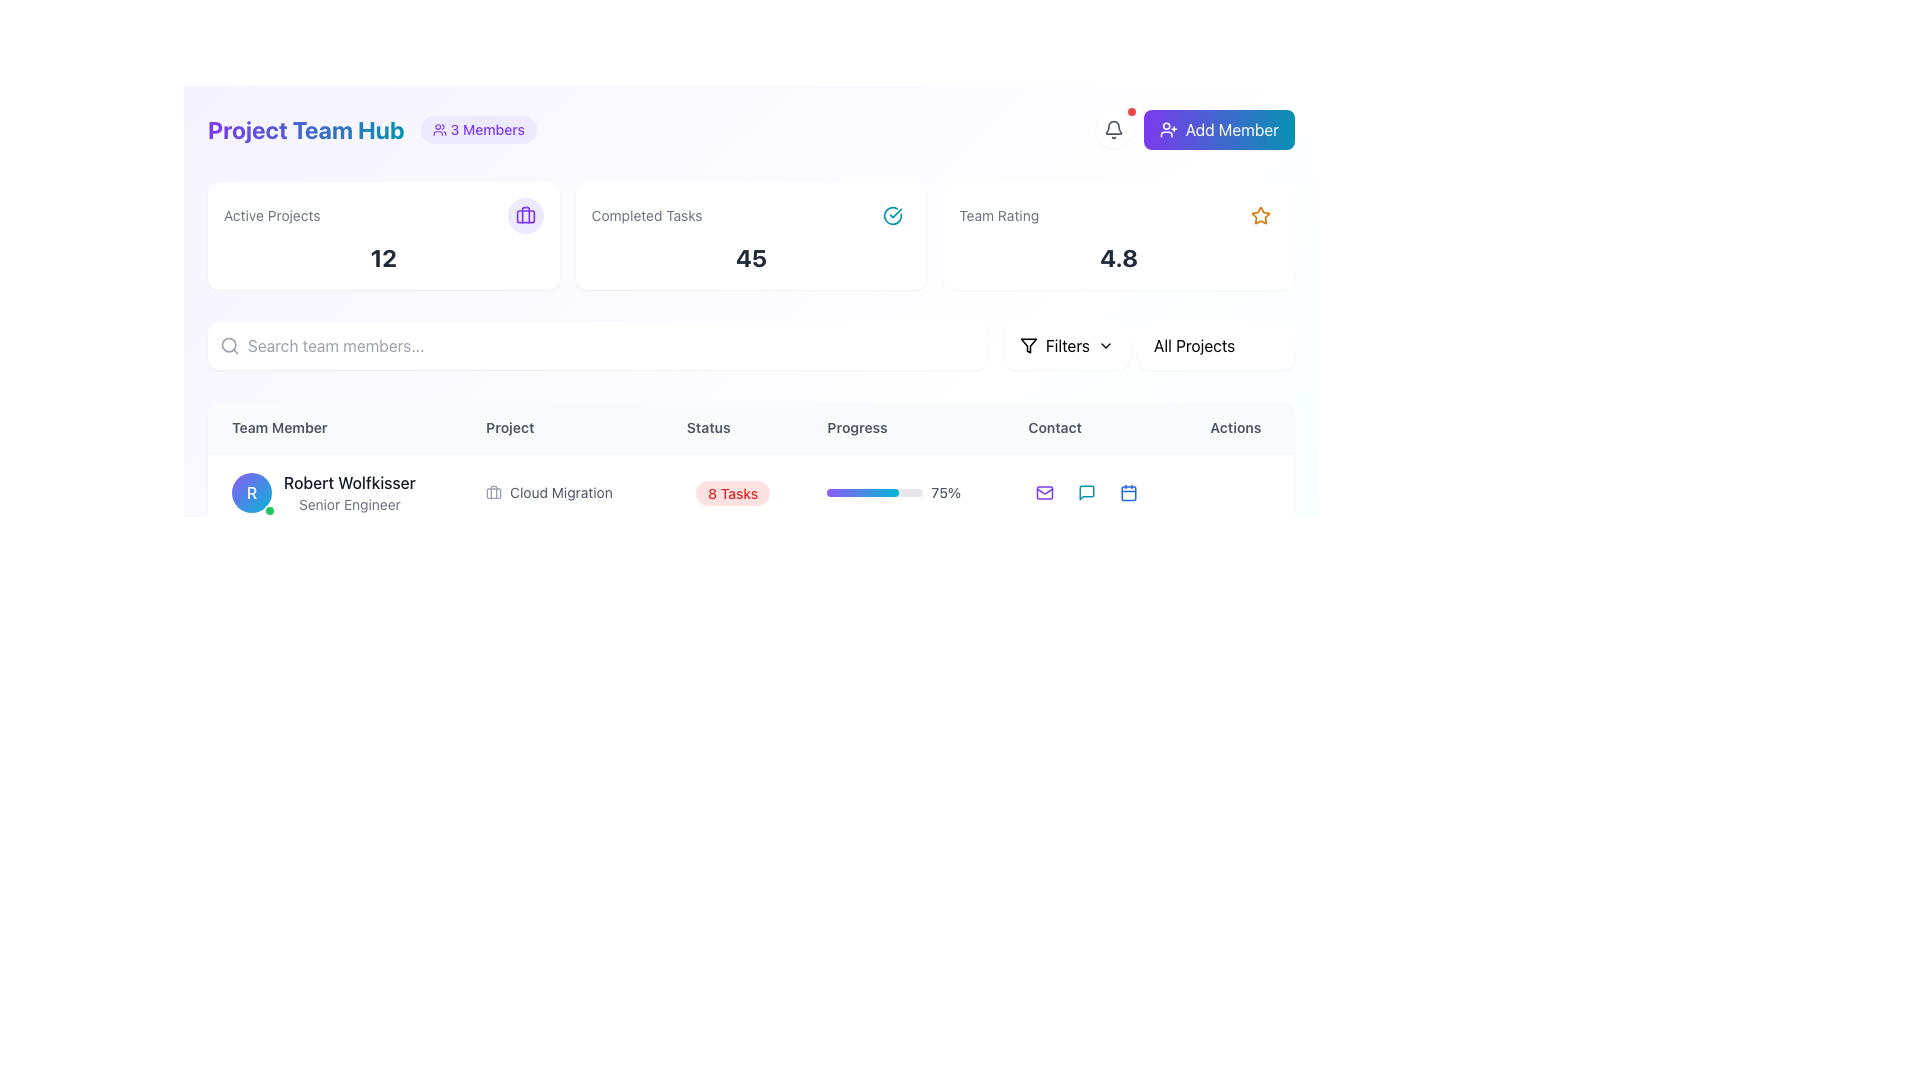  What do you see at coordinates (1129, 569) in the screenshot?
I see `the rightmost button in a horizontal group of actions near the 'Contact' column in a data table` at bounding box center [1129, 569].